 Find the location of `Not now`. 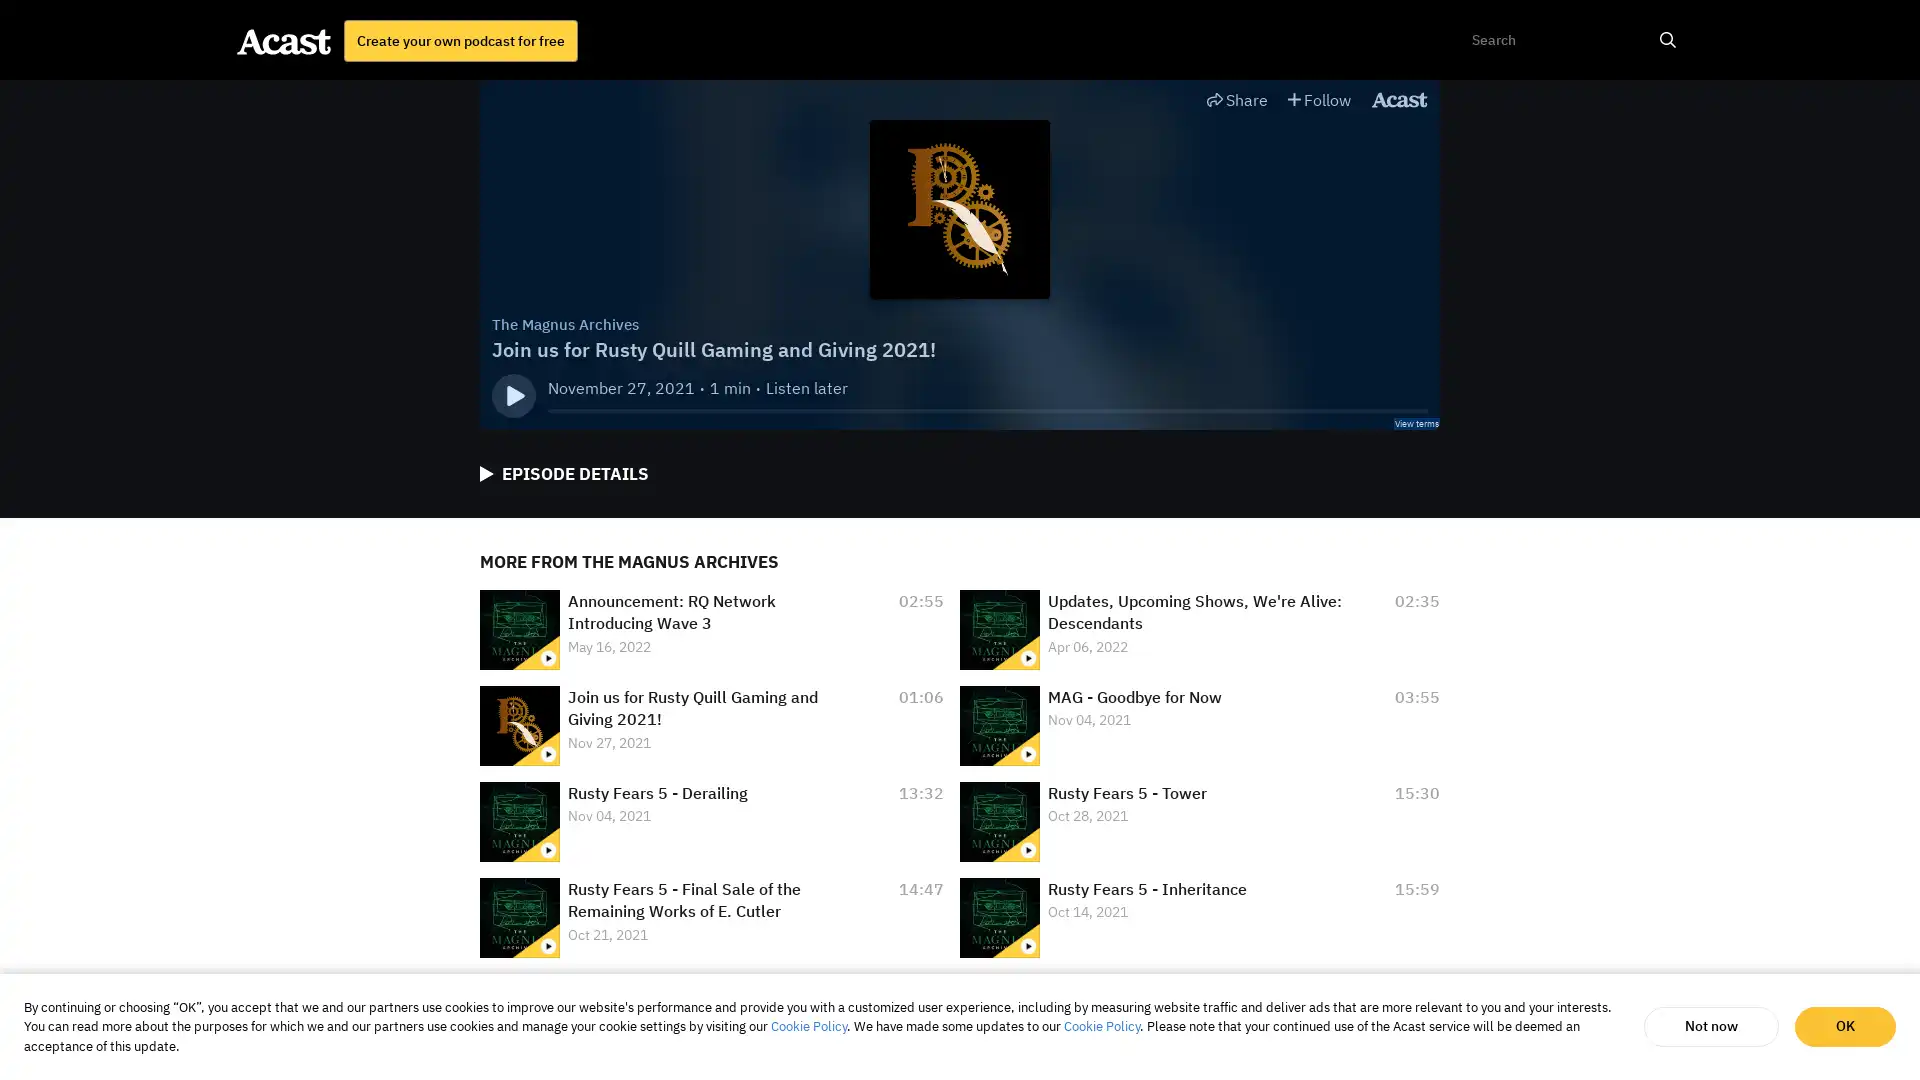

Not now is located at coordinates (1710, 1026).